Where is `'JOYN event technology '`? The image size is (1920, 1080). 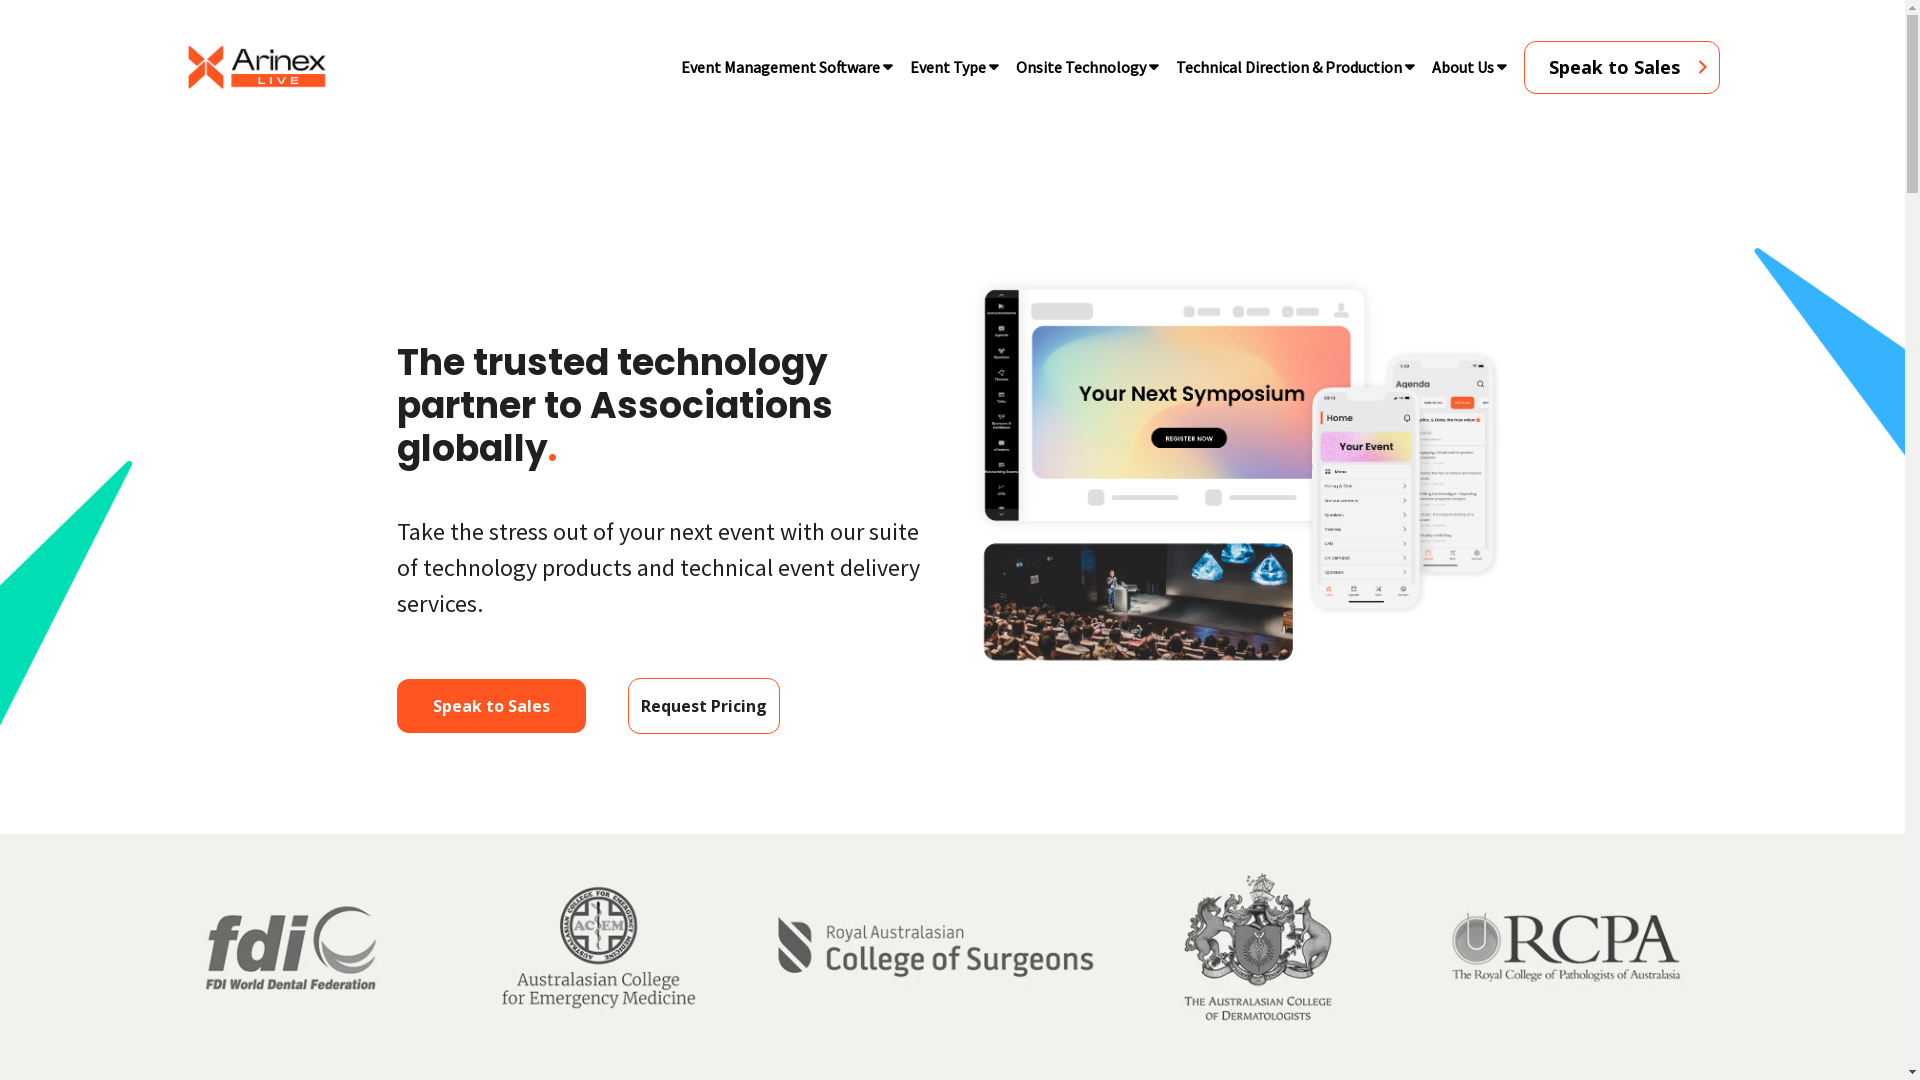 'JOYN event technology ' is located at coordinates (1236, 471).